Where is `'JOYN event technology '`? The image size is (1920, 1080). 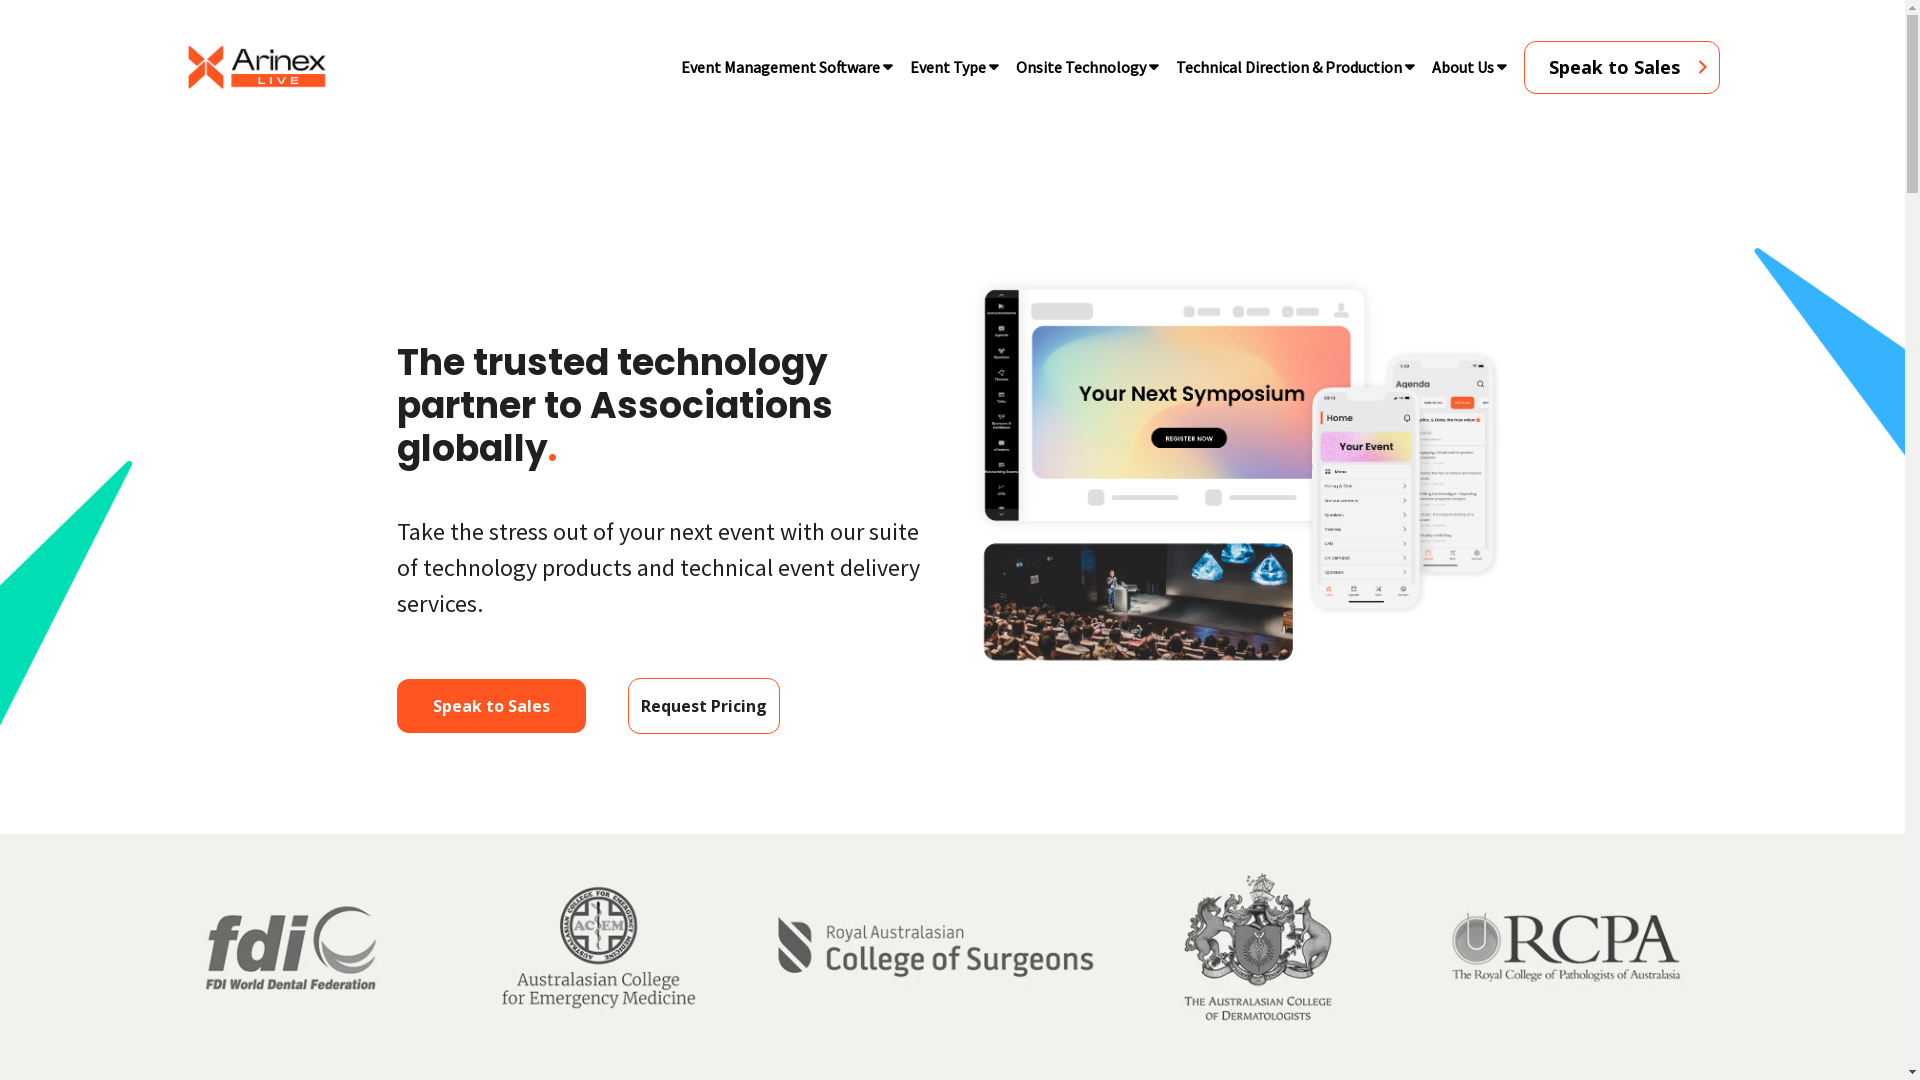 'JOYN event technology ' is located at coordinates (1236, 471).